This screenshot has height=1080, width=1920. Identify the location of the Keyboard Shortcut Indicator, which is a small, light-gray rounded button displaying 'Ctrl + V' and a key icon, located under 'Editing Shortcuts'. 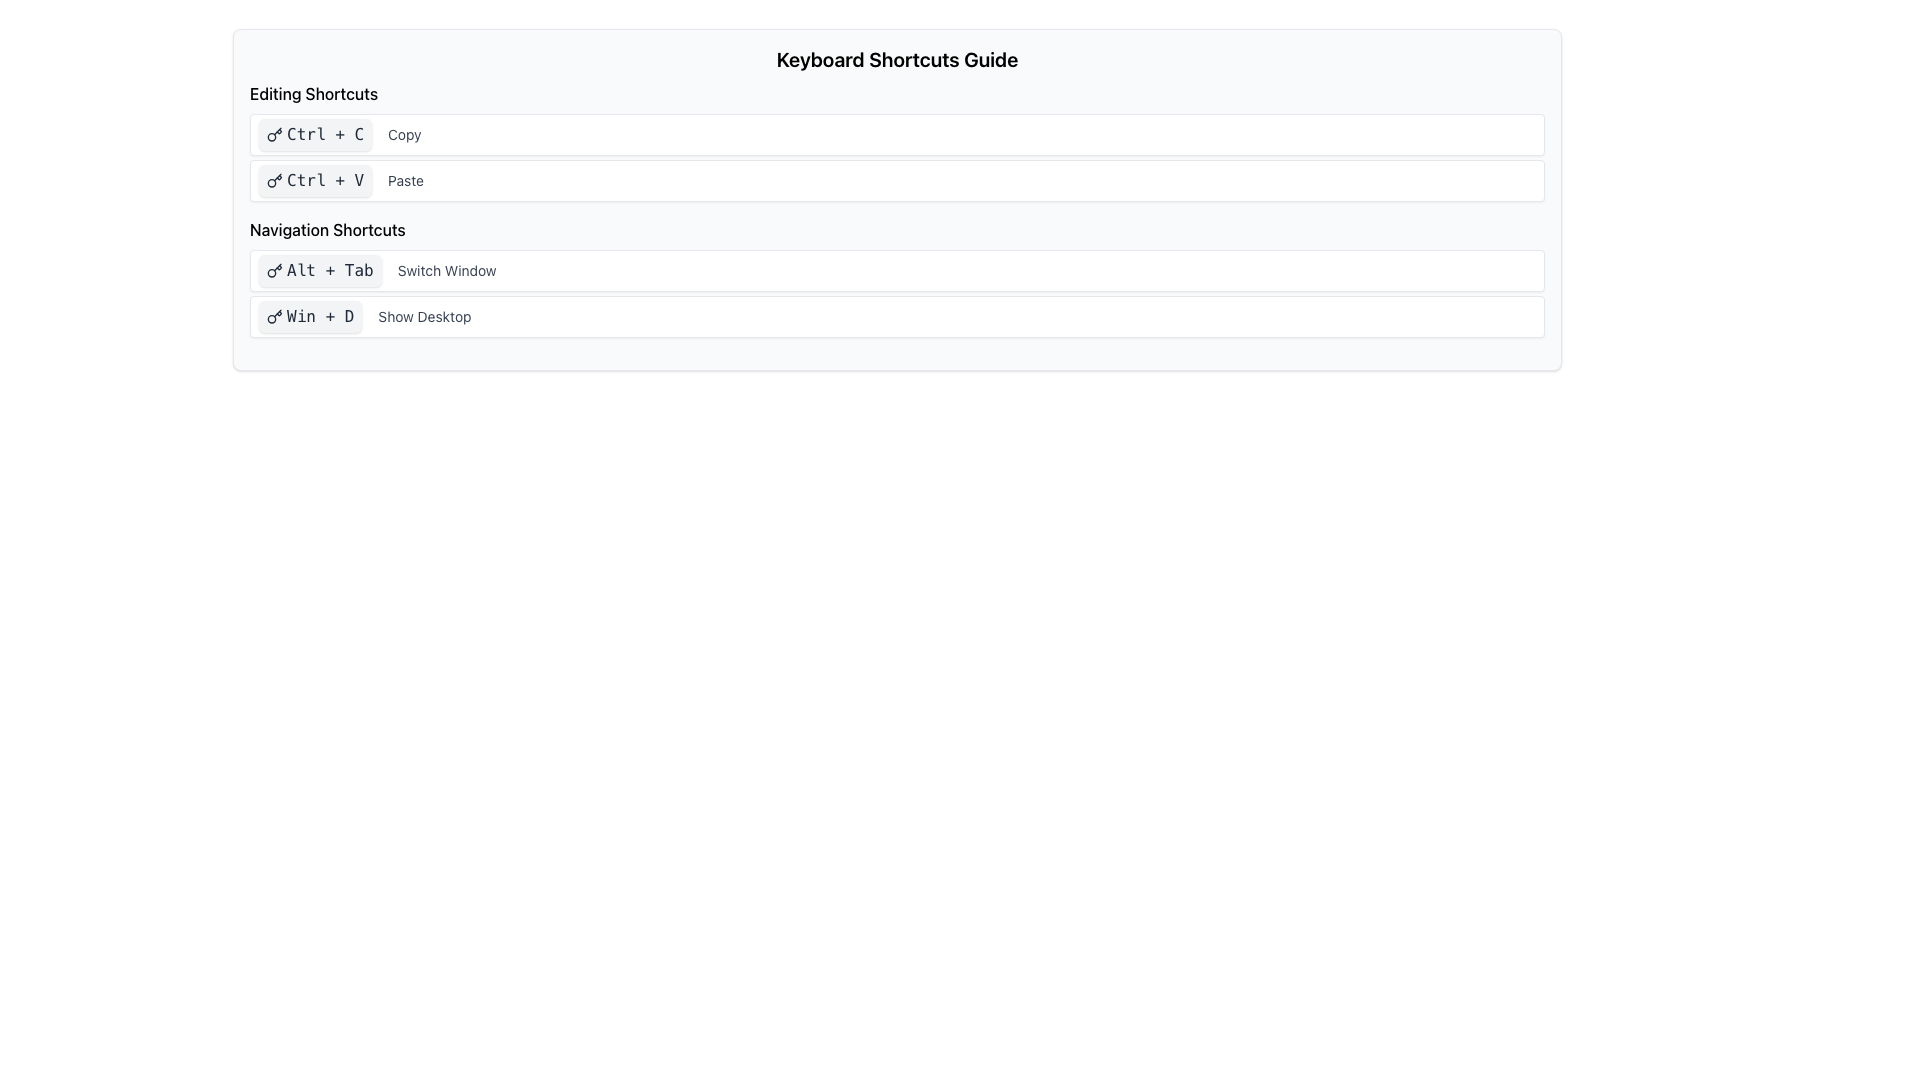
(314, 181).